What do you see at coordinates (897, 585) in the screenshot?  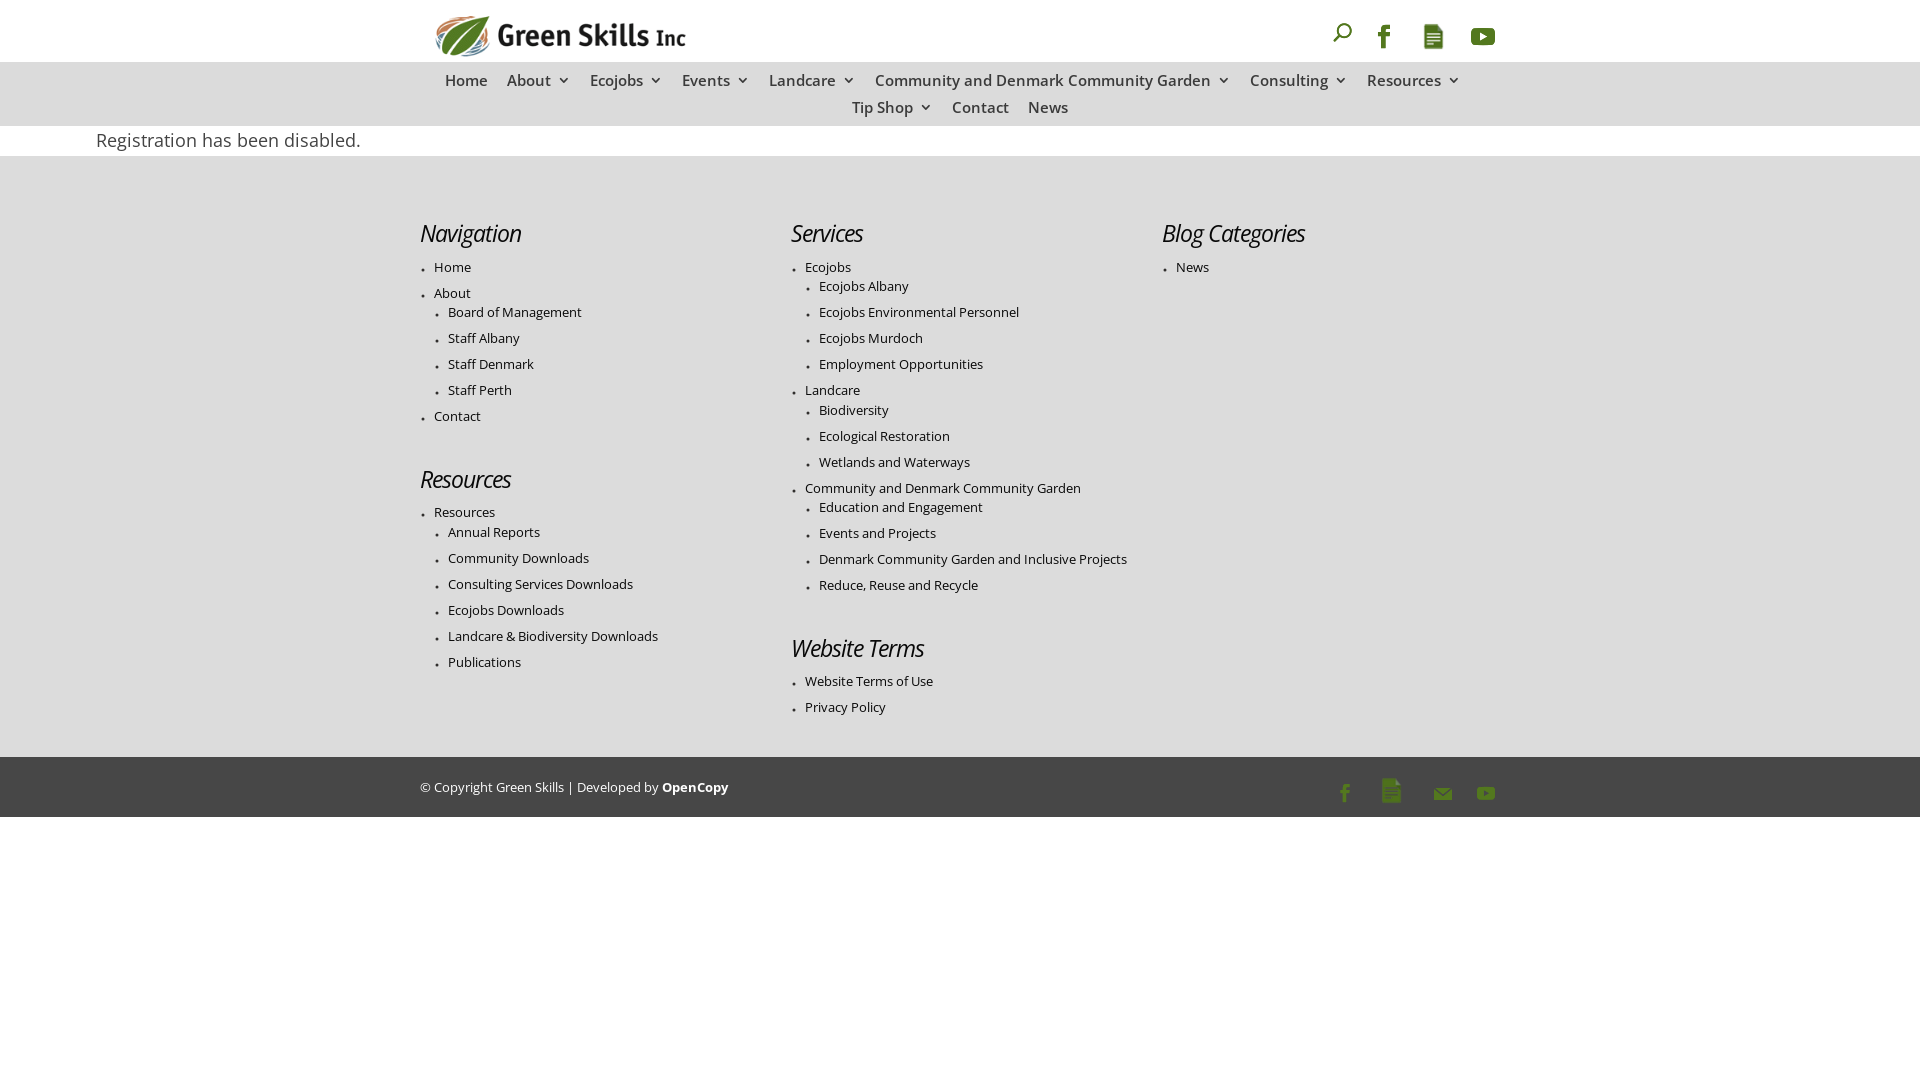 I see `'Reduce, Reuse and Recycle'` at bounding box center [897, 585].